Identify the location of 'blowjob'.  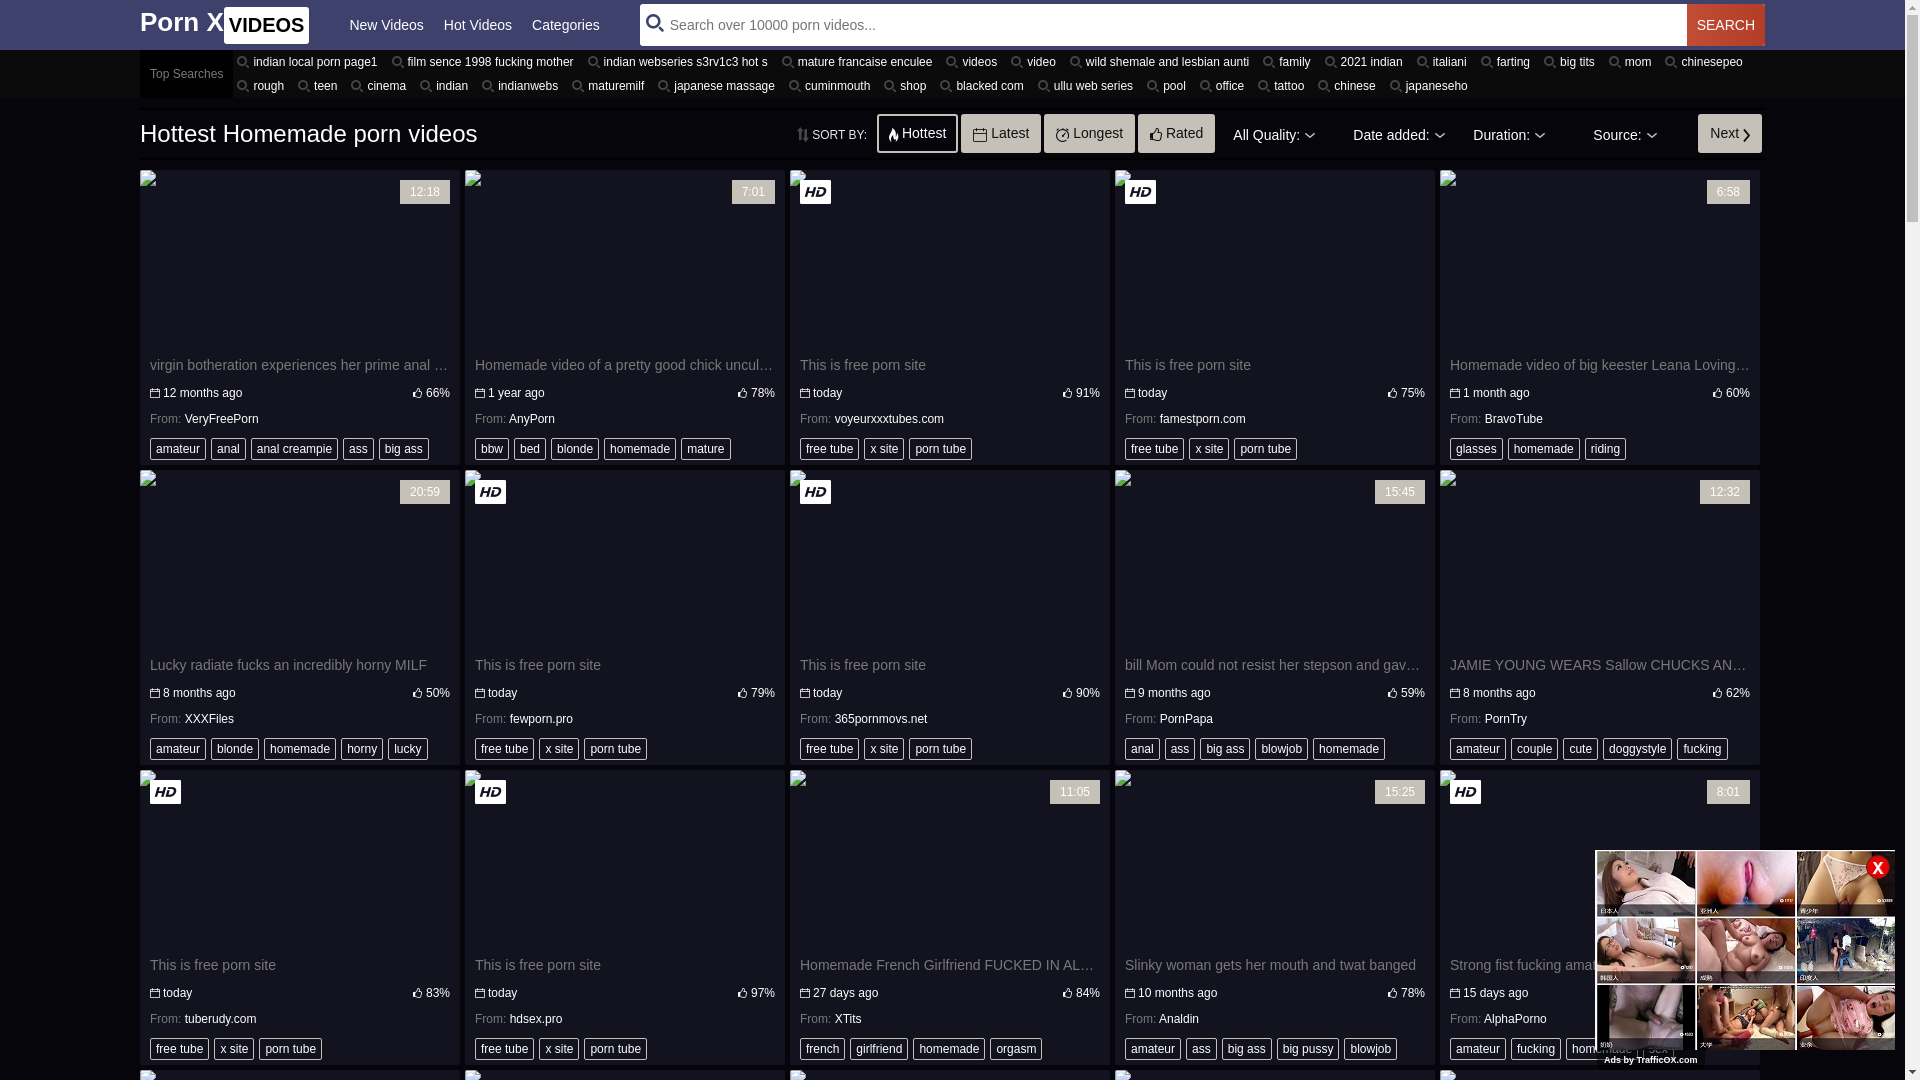
(1281, 748).